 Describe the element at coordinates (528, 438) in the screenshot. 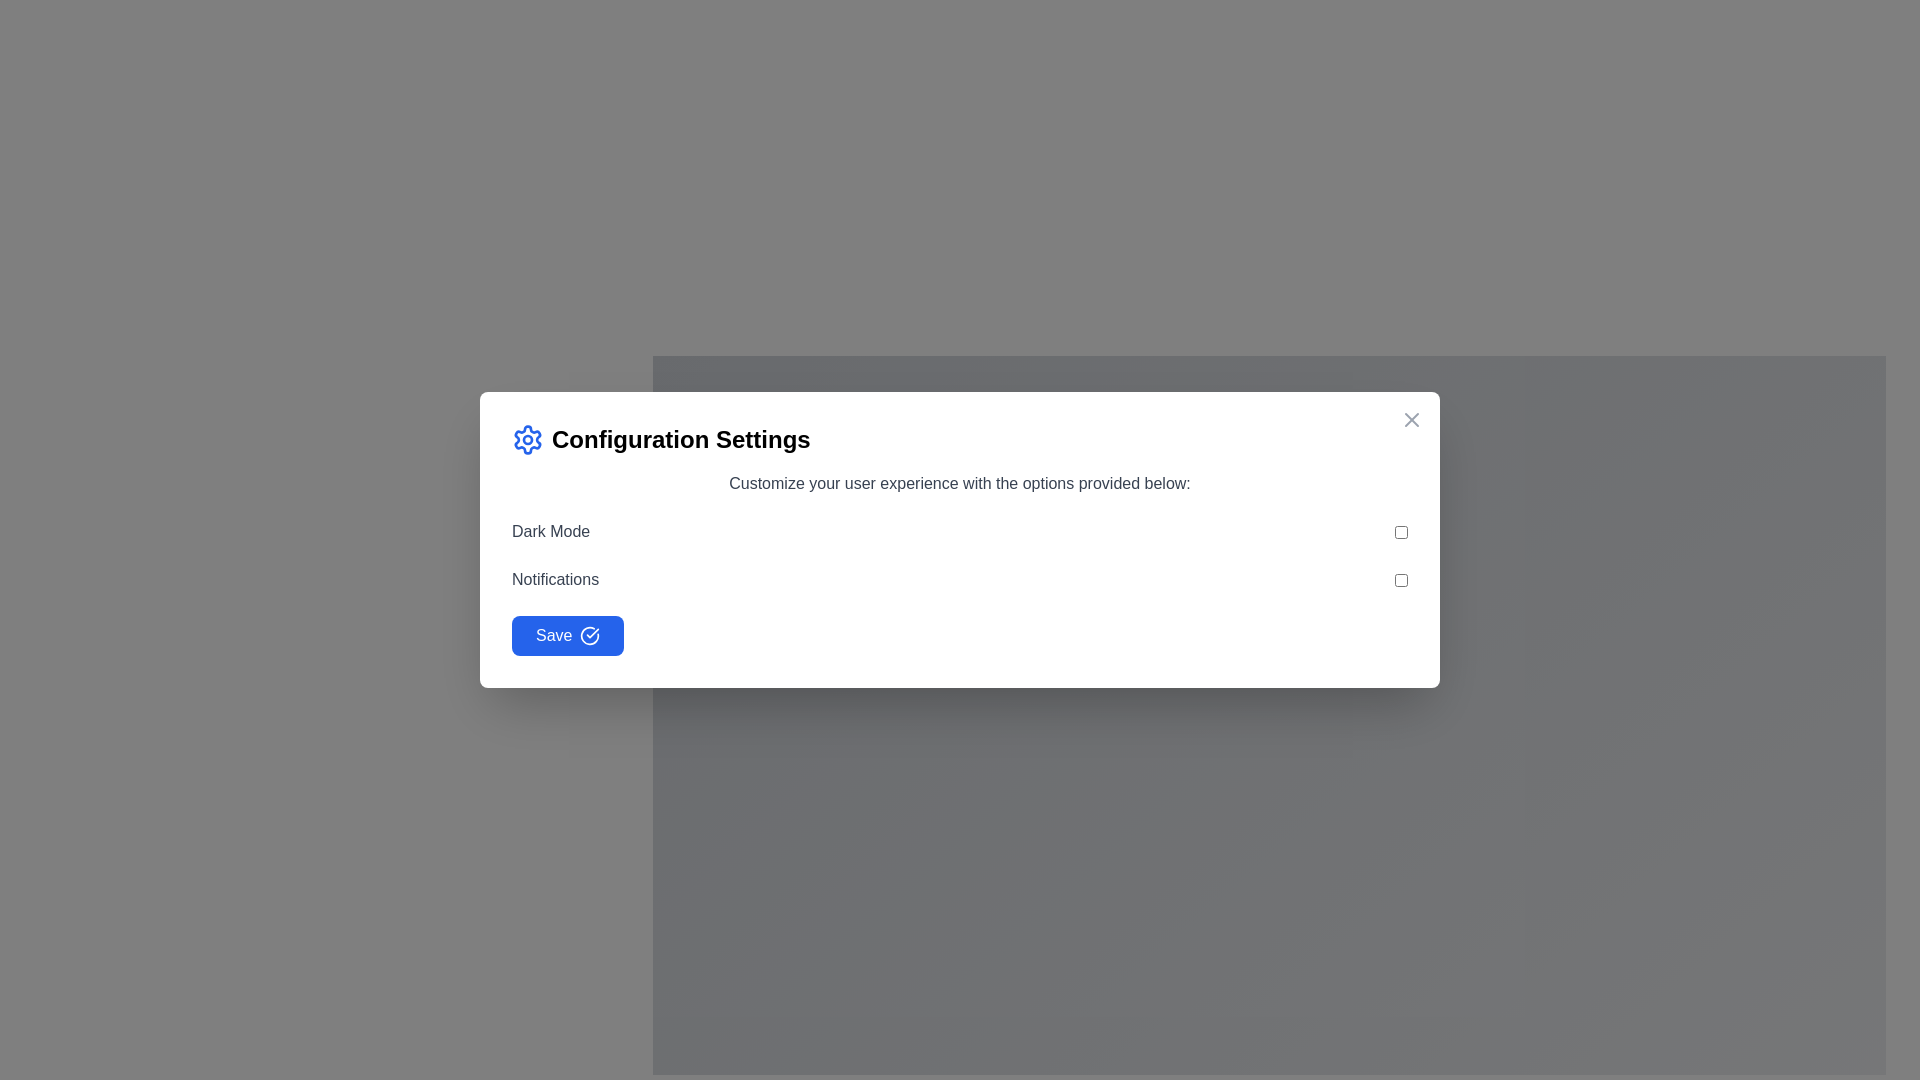

I see `the blue gear icon that signifies settings, located to the left of the text 'Configuration Settings' at the top-left corner of the modal dialog box` at that location.